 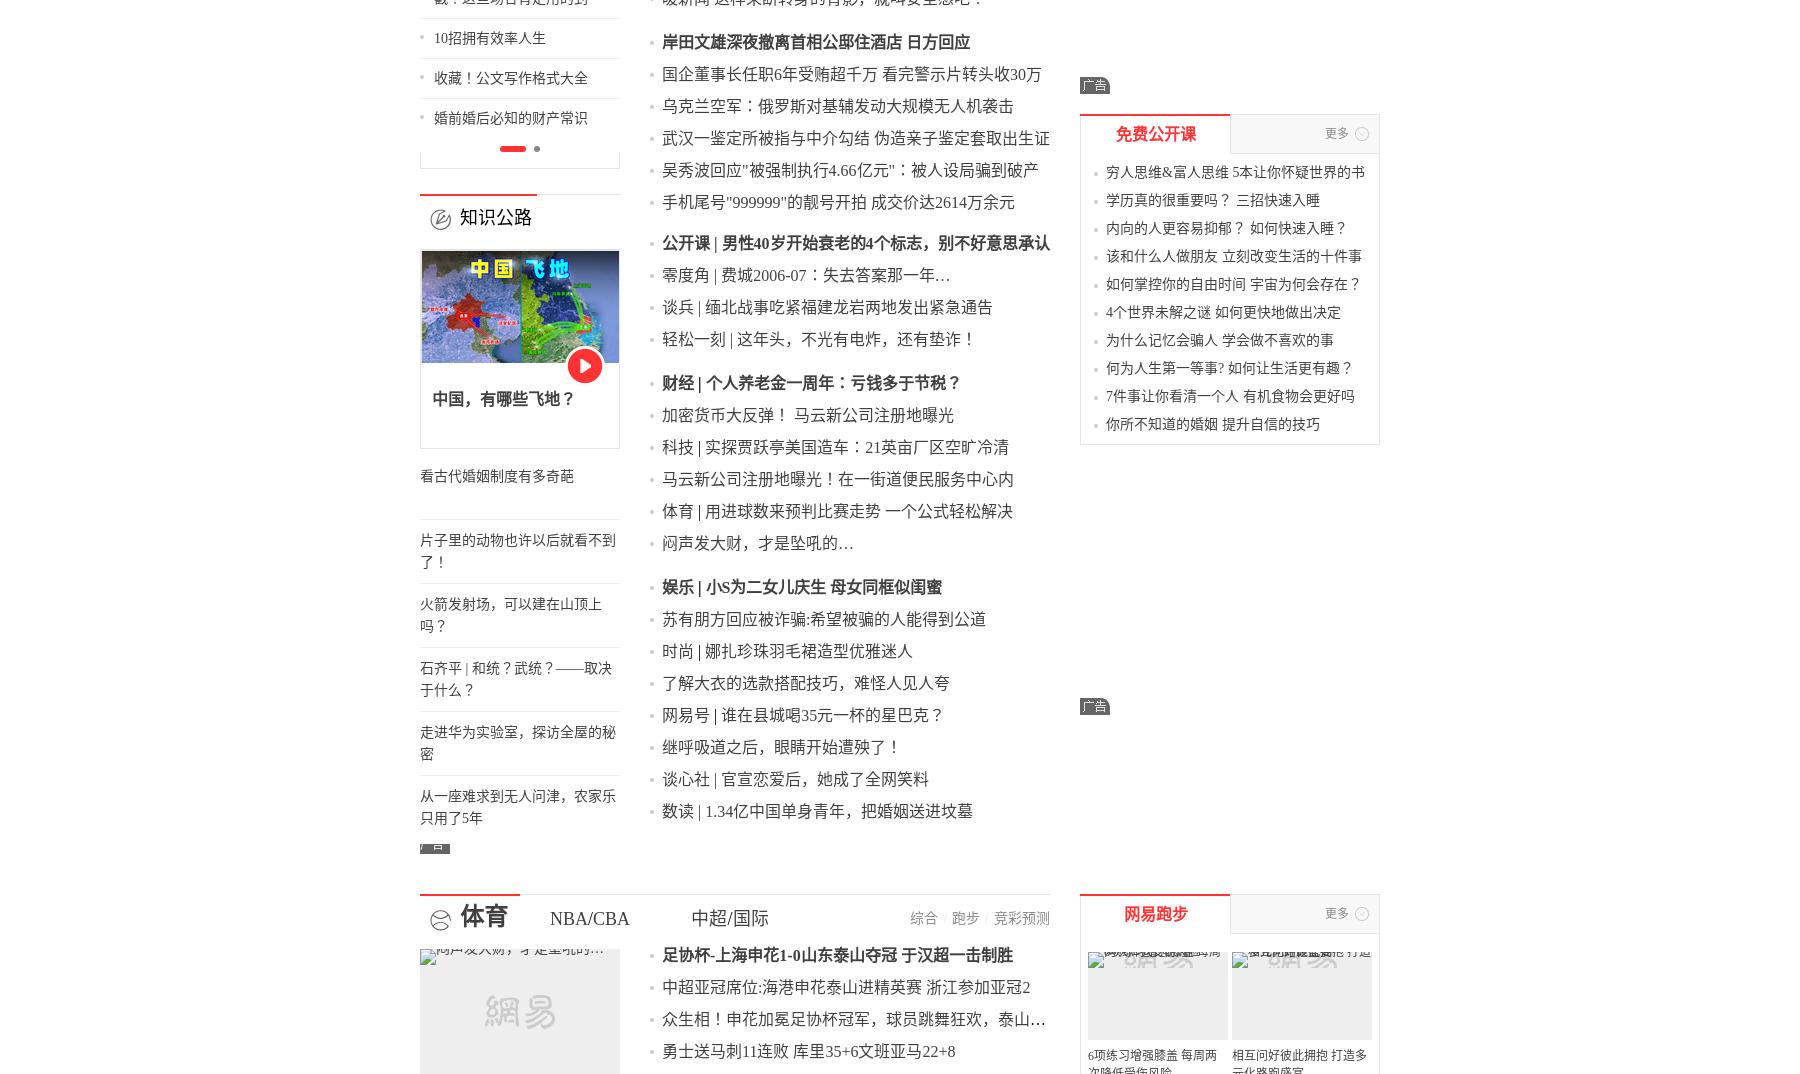 I want to click on 'CBA', so click(x=490, y=838).